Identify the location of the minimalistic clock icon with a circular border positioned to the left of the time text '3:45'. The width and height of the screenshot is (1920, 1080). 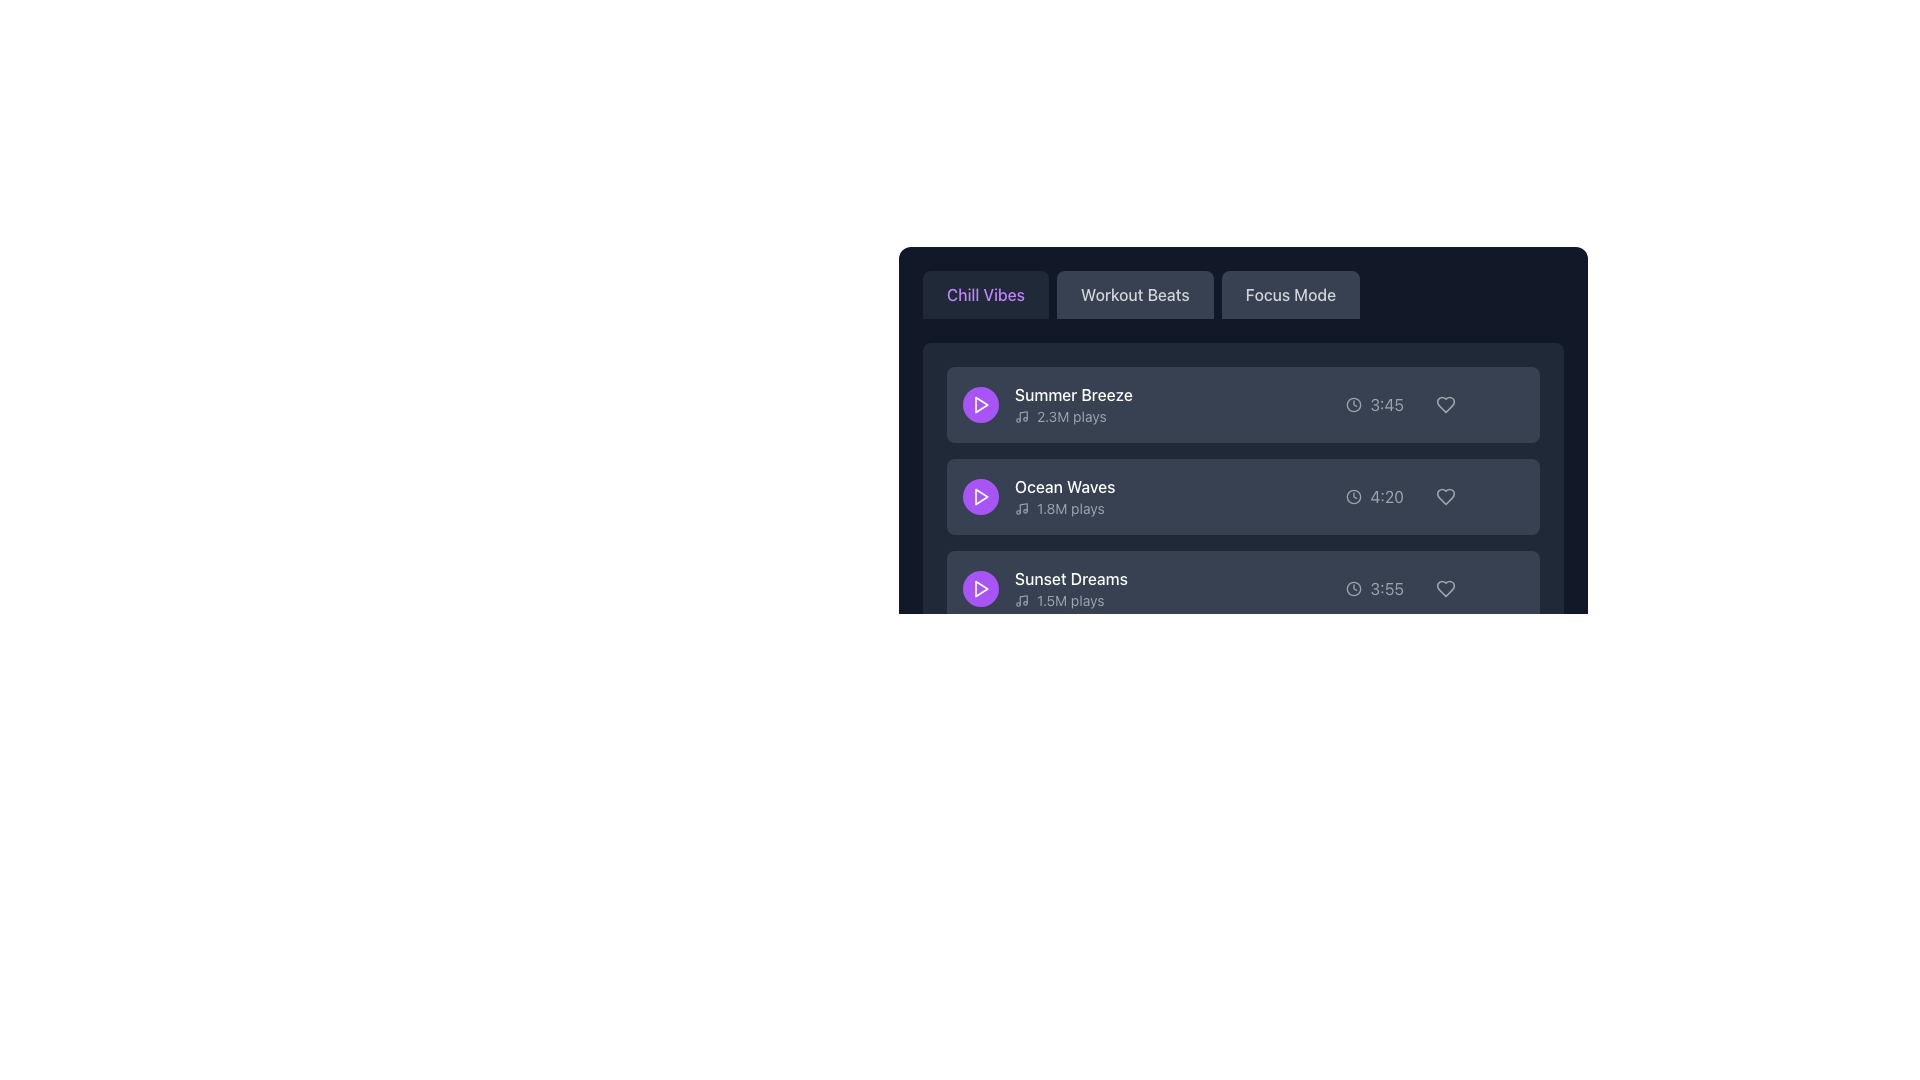
(1354, 405).